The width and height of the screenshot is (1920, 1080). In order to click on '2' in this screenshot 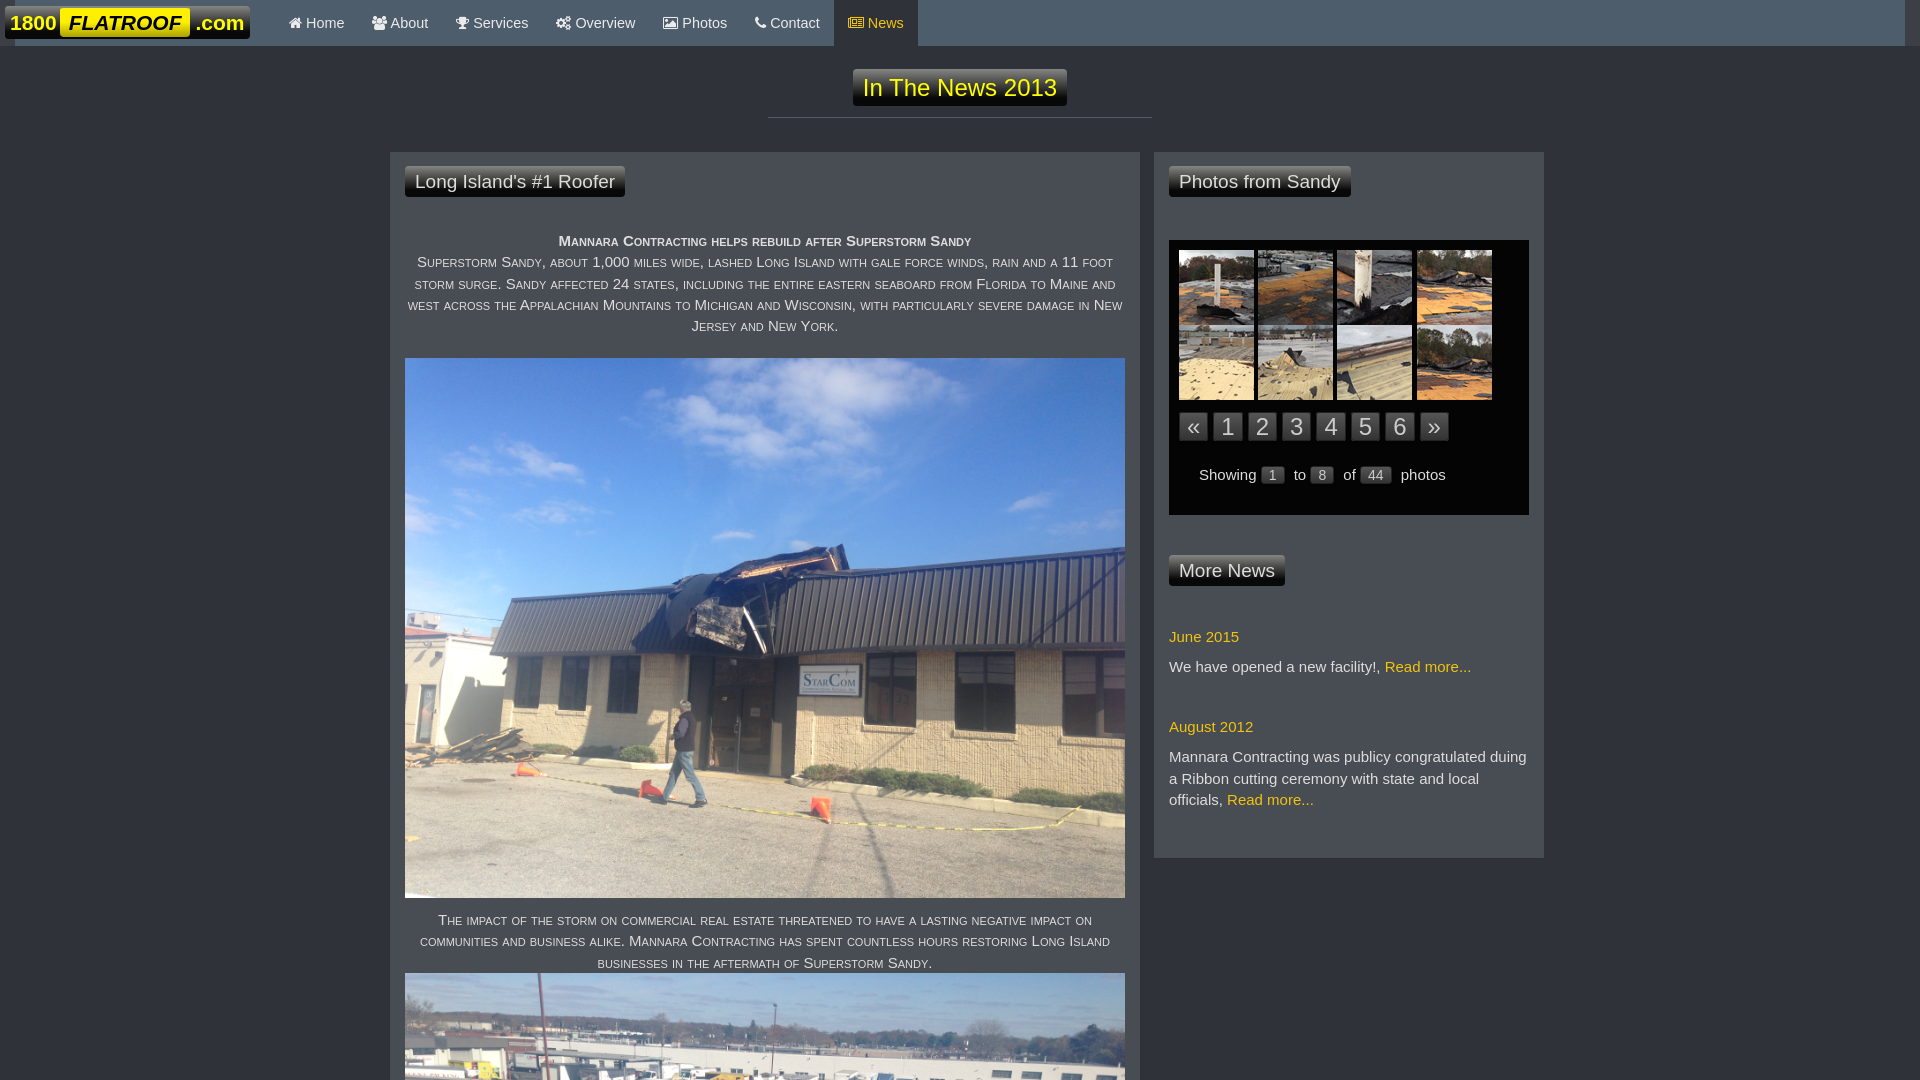, I will do `click(1261, 425)`.